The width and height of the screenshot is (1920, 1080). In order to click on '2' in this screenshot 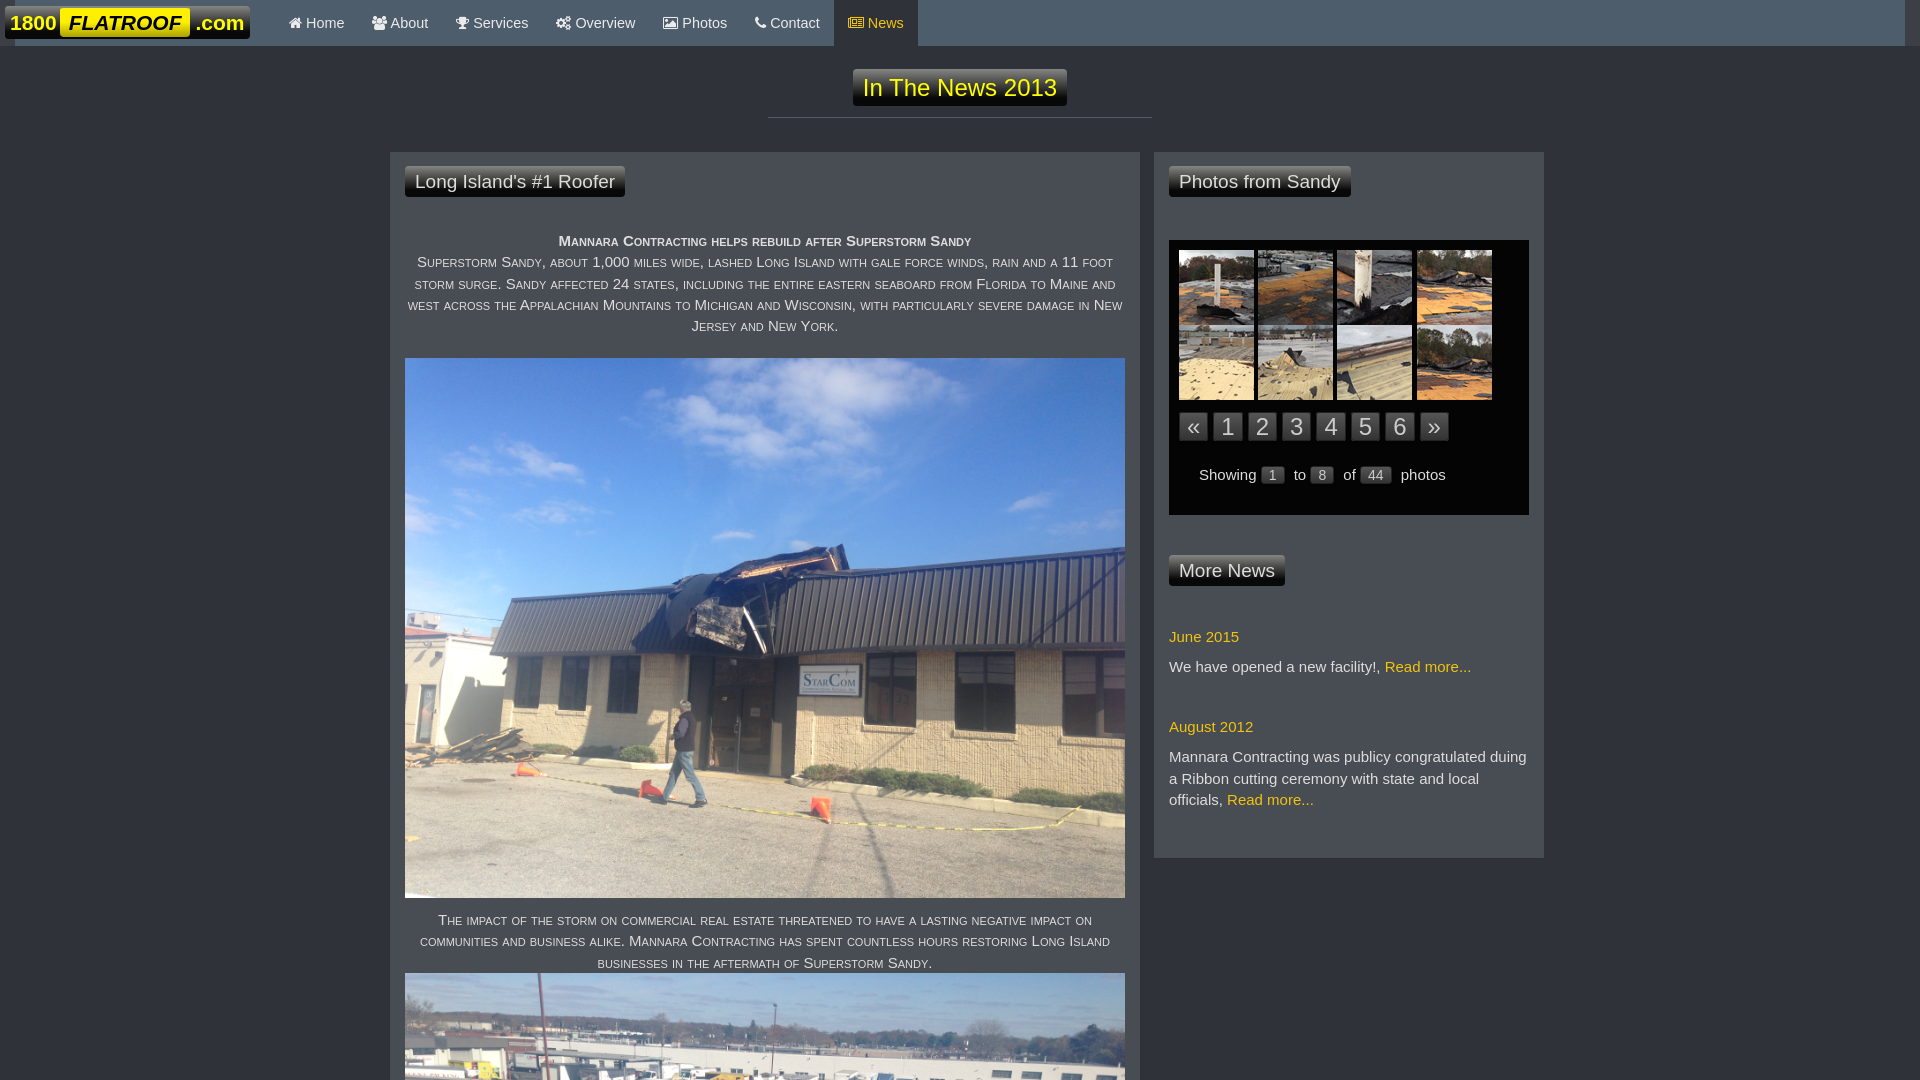, I will do `click(1261, 425)`.